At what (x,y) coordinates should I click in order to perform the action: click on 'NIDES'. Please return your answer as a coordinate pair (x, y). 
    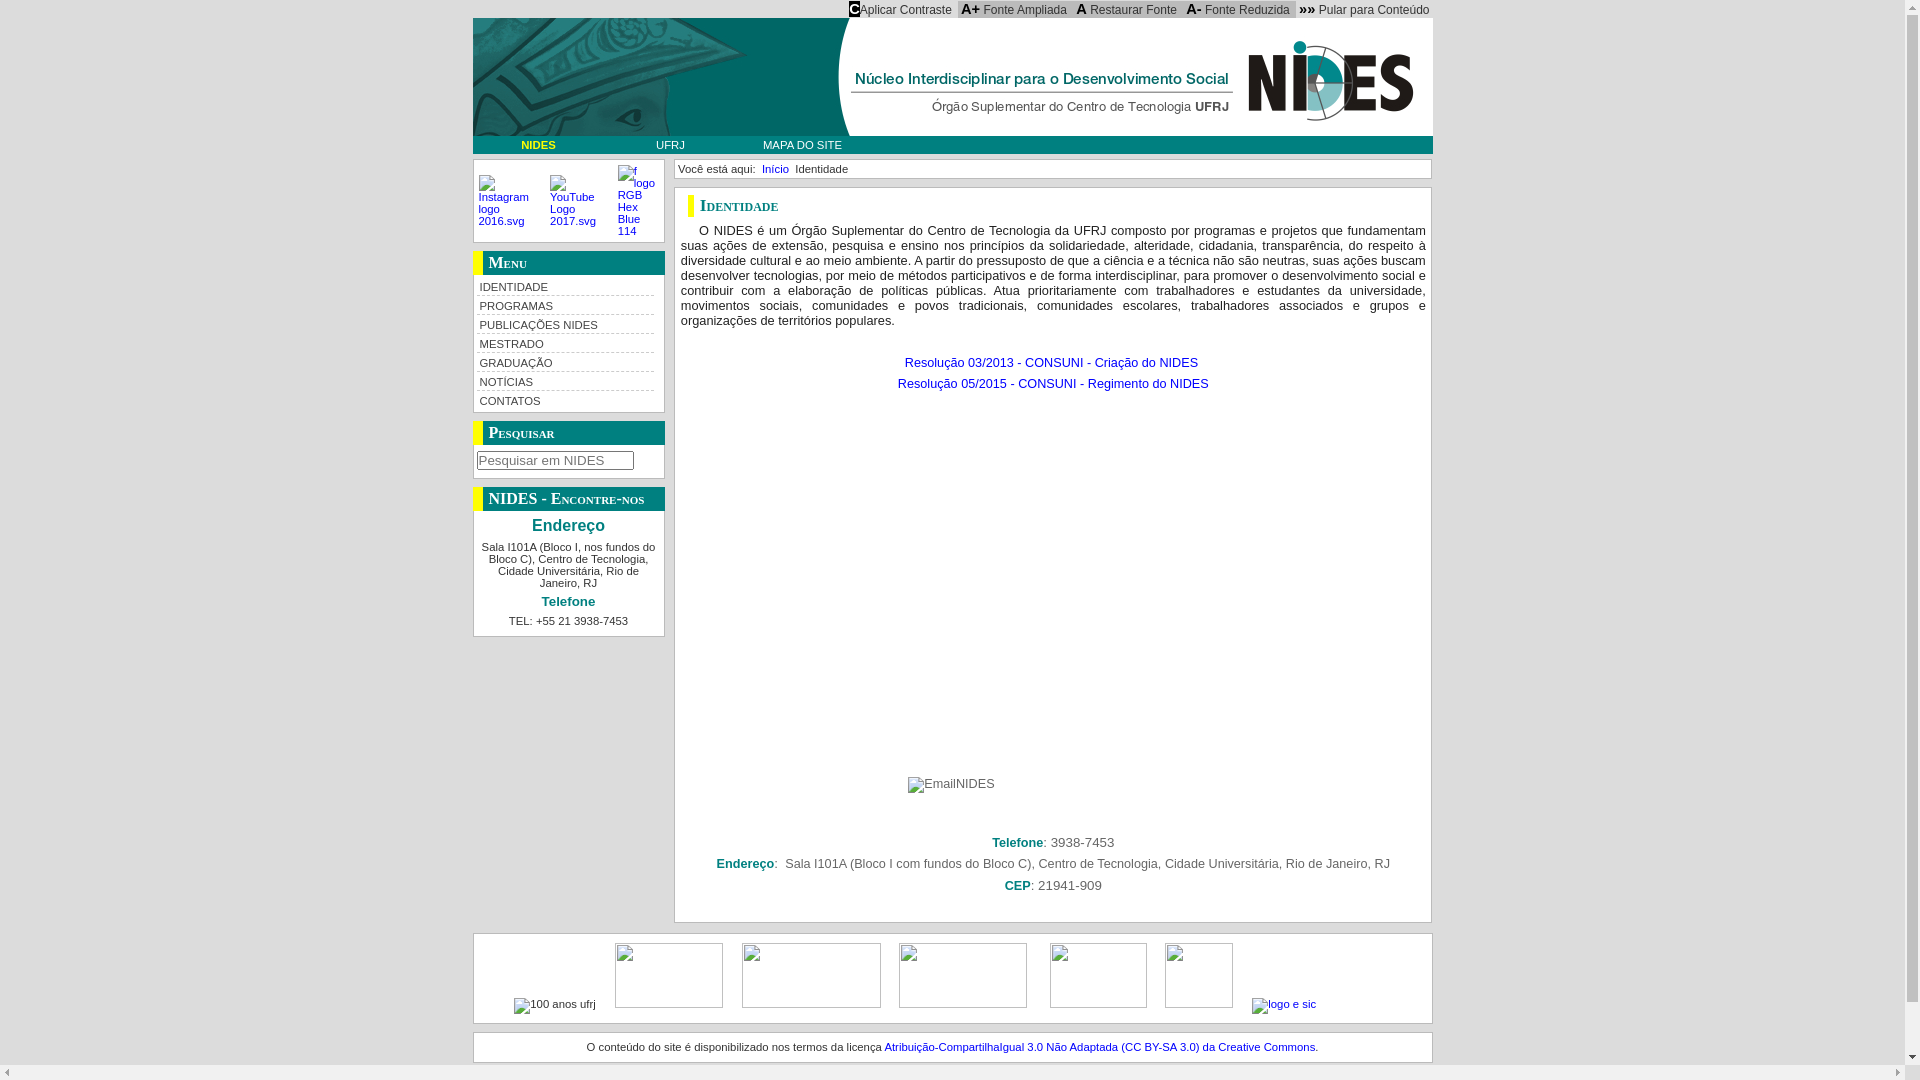
    Looking at the image, I should click on (470, 144).